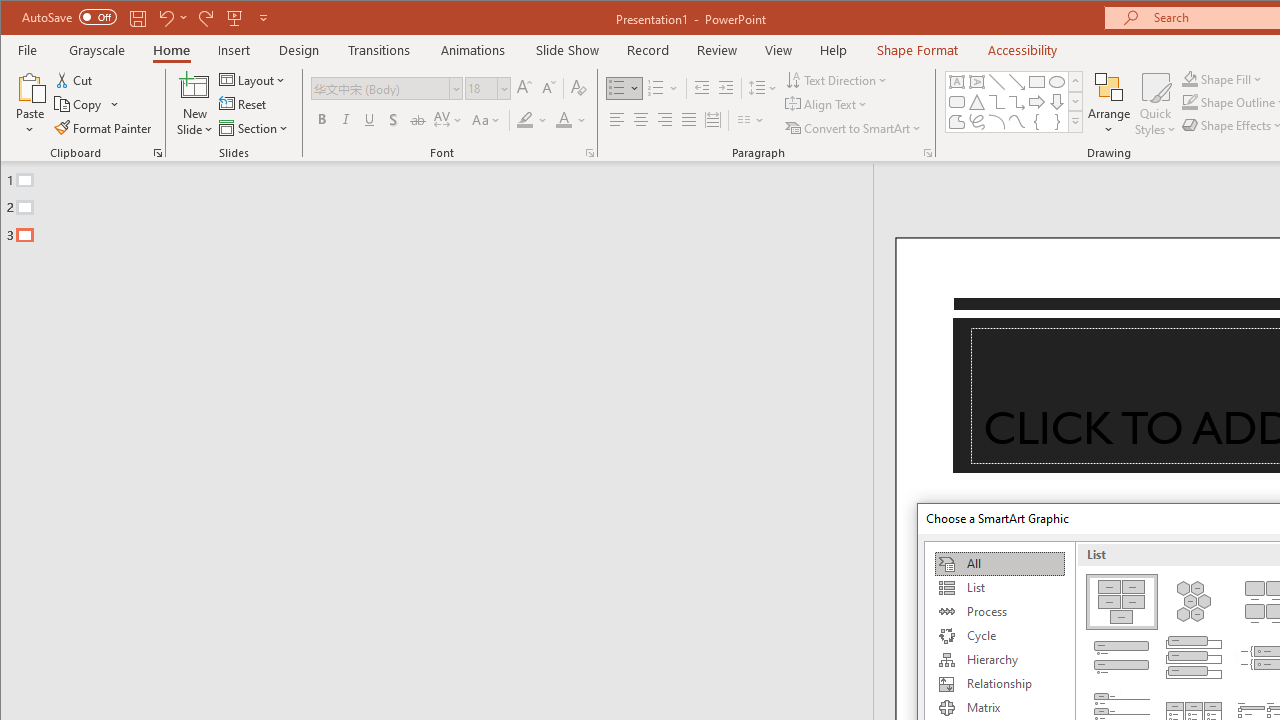 The image size is (1280, 720). What do you see at coordinates (96, 49) in the screenshot?
I see `'Grayscale'` at bounding box center [96, 49].